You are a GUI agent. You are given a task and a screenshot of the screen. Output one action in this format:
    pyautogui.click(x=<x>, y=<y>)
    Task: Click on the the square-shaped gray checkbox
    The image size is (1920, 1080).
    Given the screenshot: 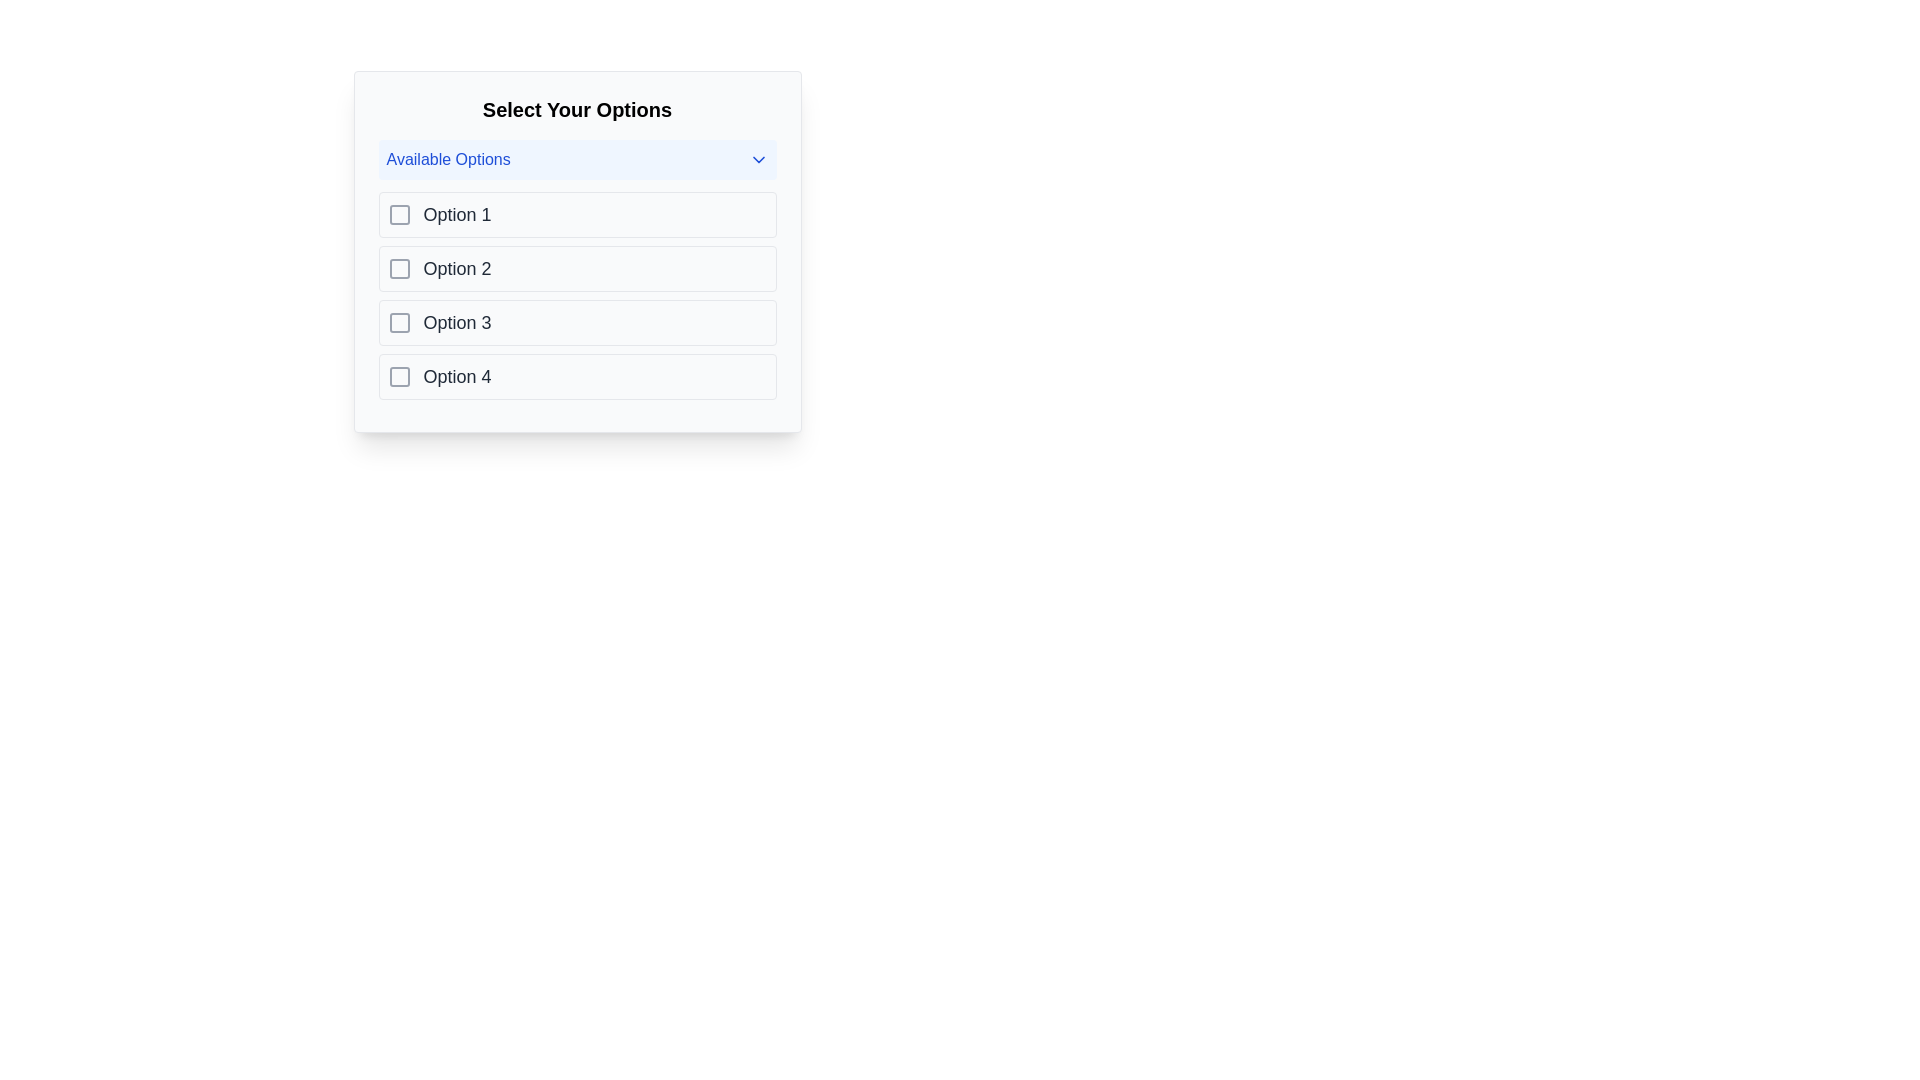 What is the action you would take?
    pyautogui.click(x=399, y=268)
    